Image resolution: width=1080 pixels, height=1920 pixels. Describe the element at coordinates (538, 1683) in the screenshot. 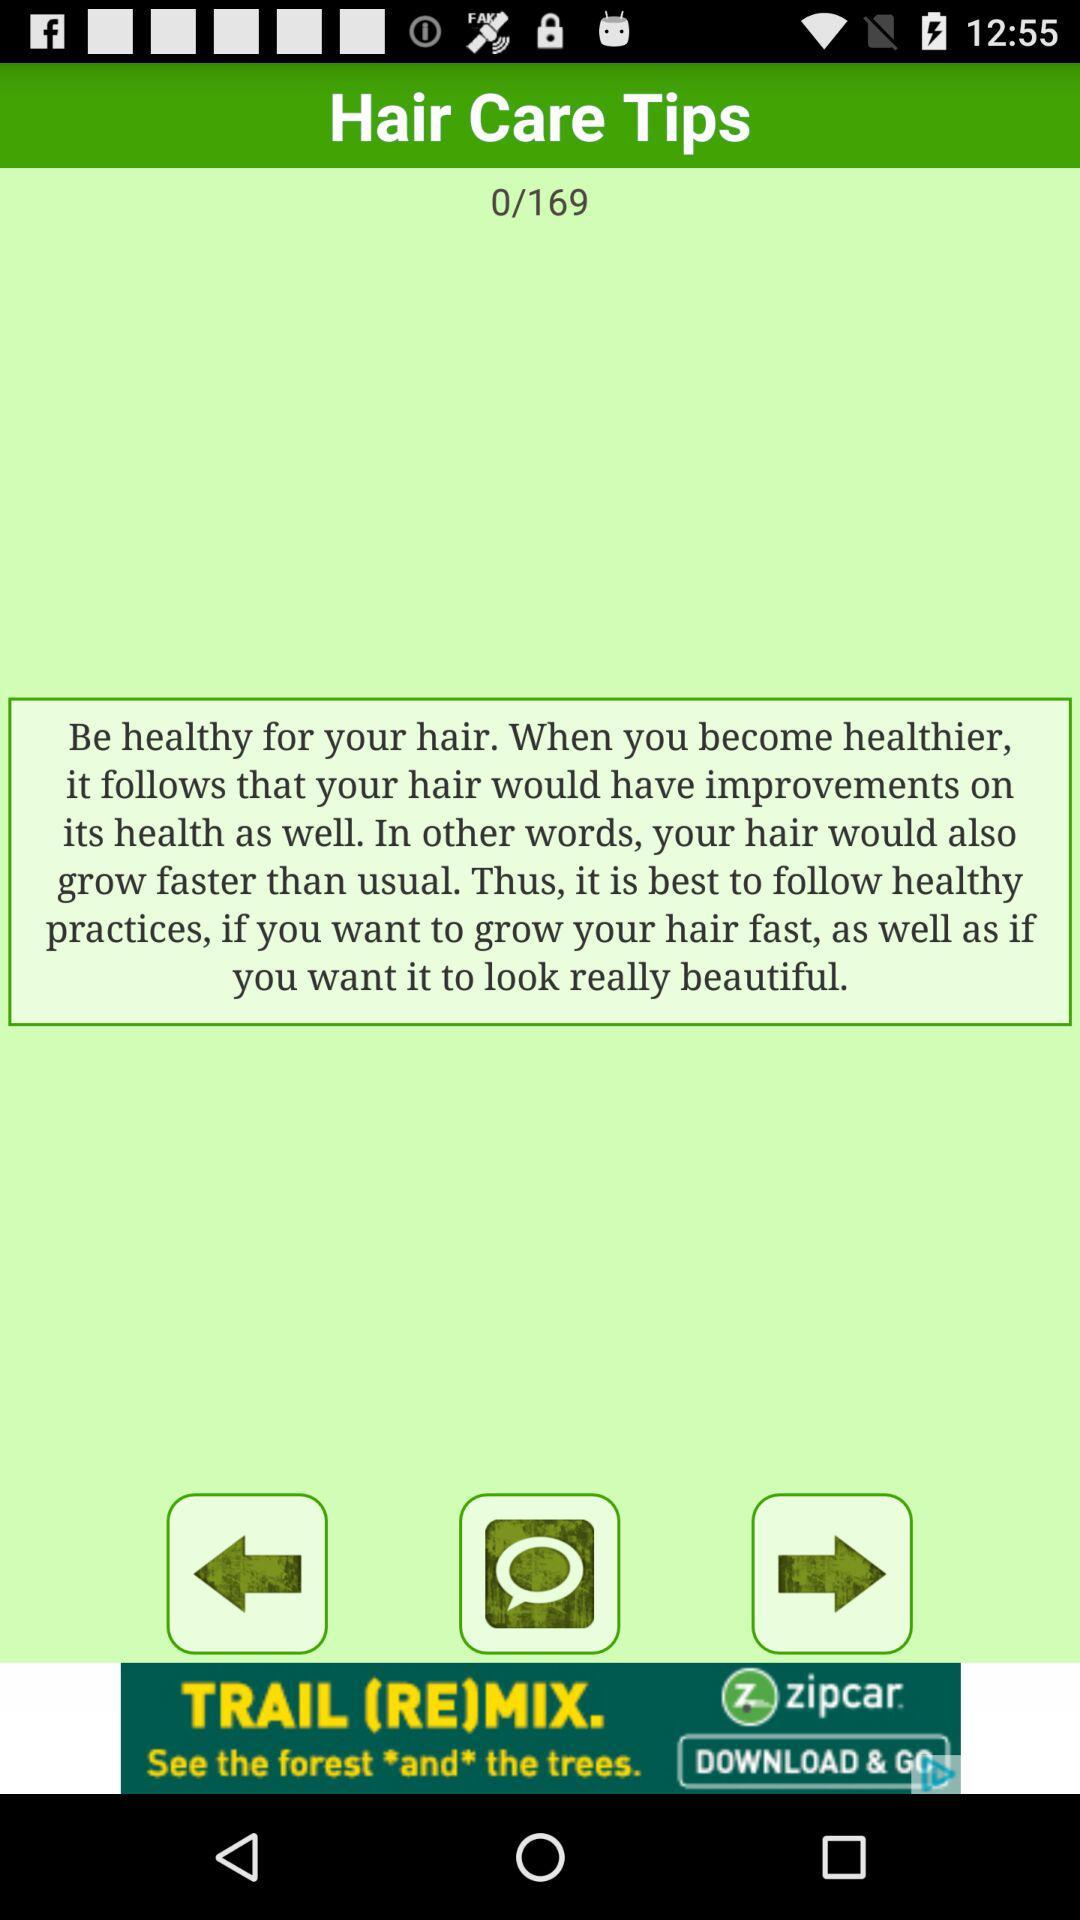

I see `the chat icon` at that location.